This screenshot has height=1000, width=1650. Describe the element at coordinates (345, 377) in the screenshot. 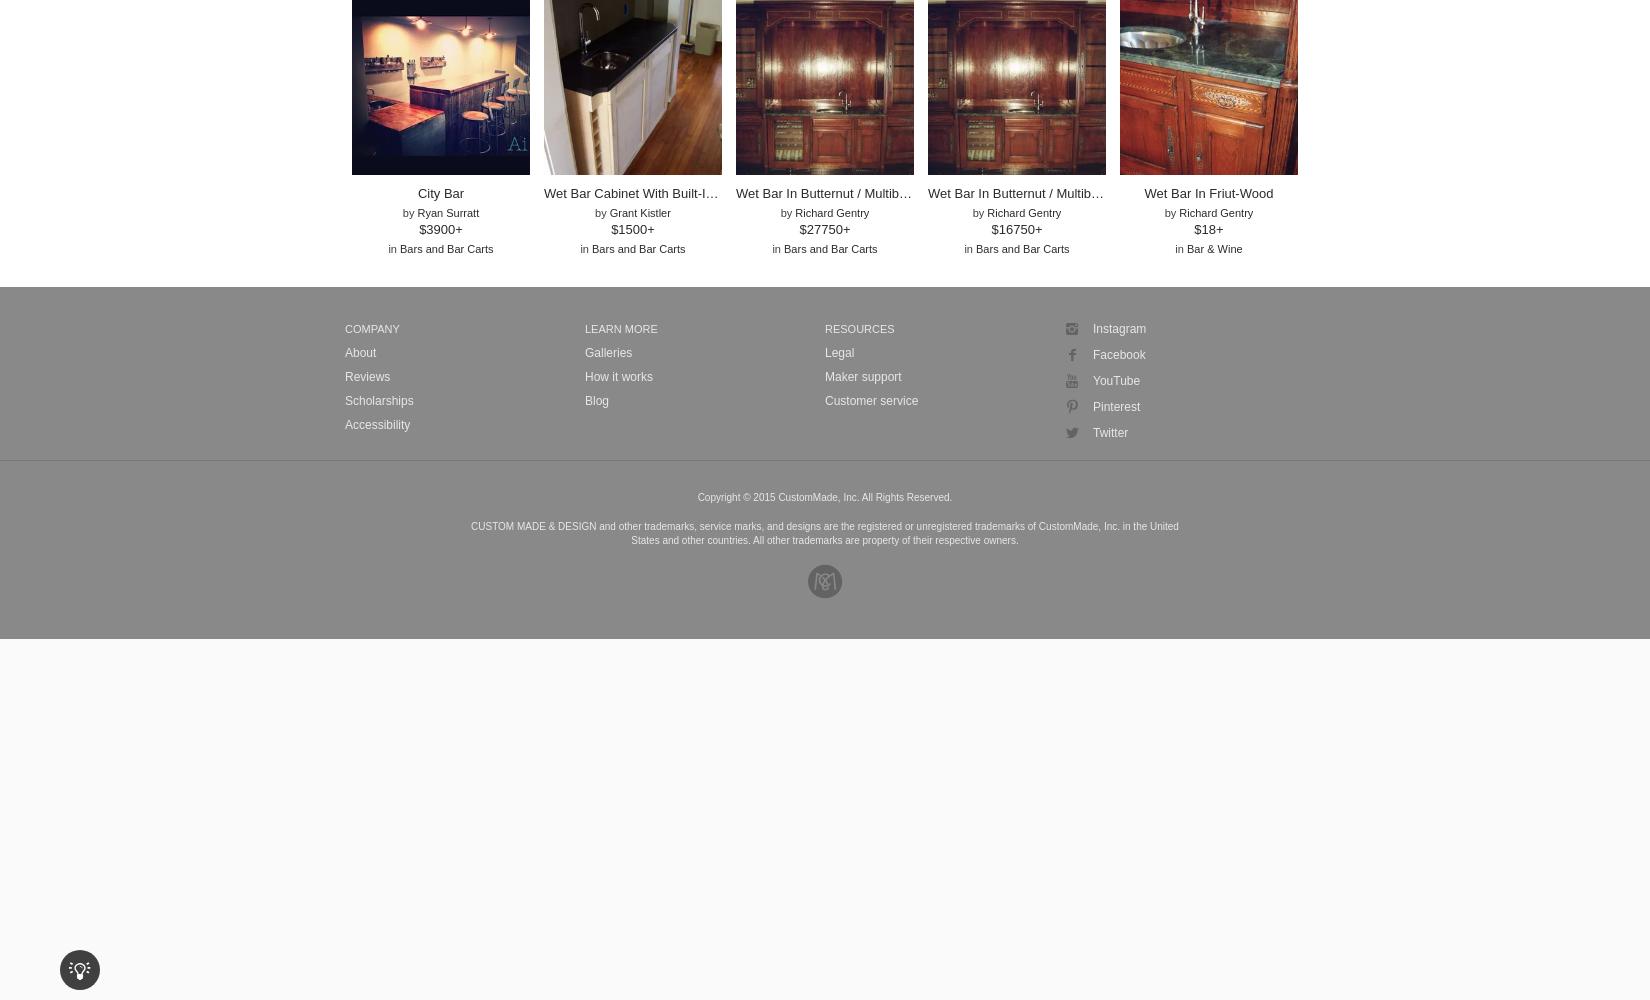

I see `'Reviews'` at that location.